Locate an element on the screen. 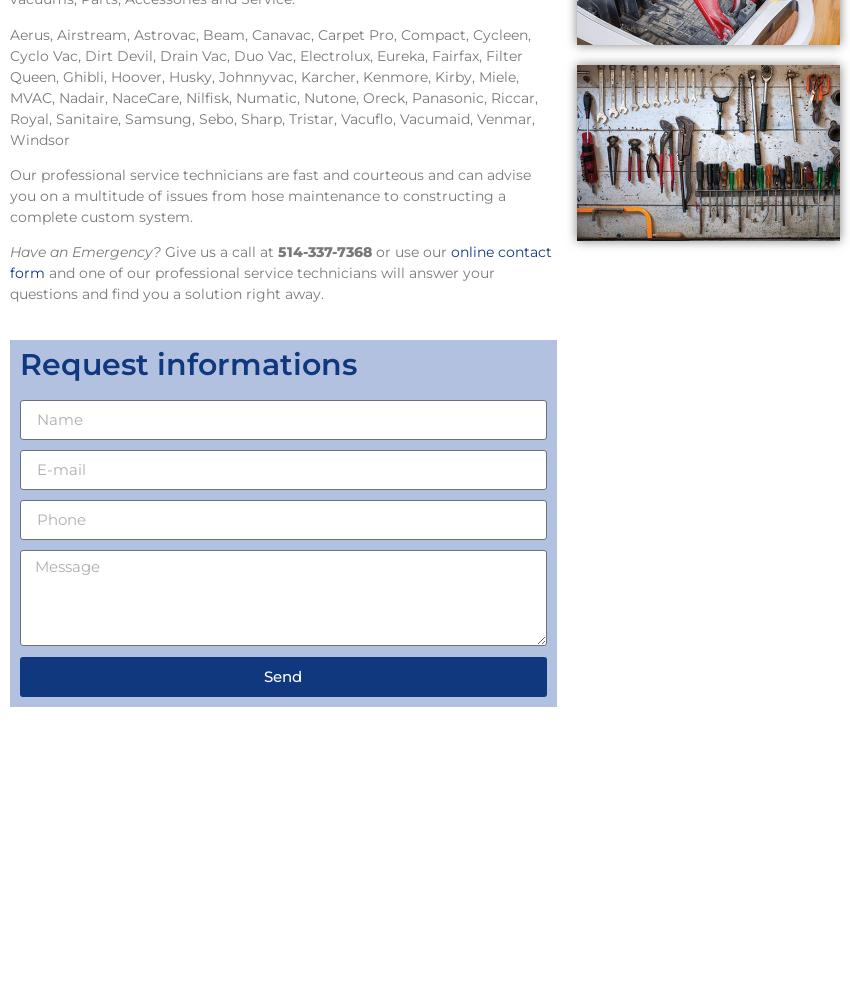  'and one of our professional service technicians will answer your questions and find you a solution right away.' is located at coordinates (252, 283).